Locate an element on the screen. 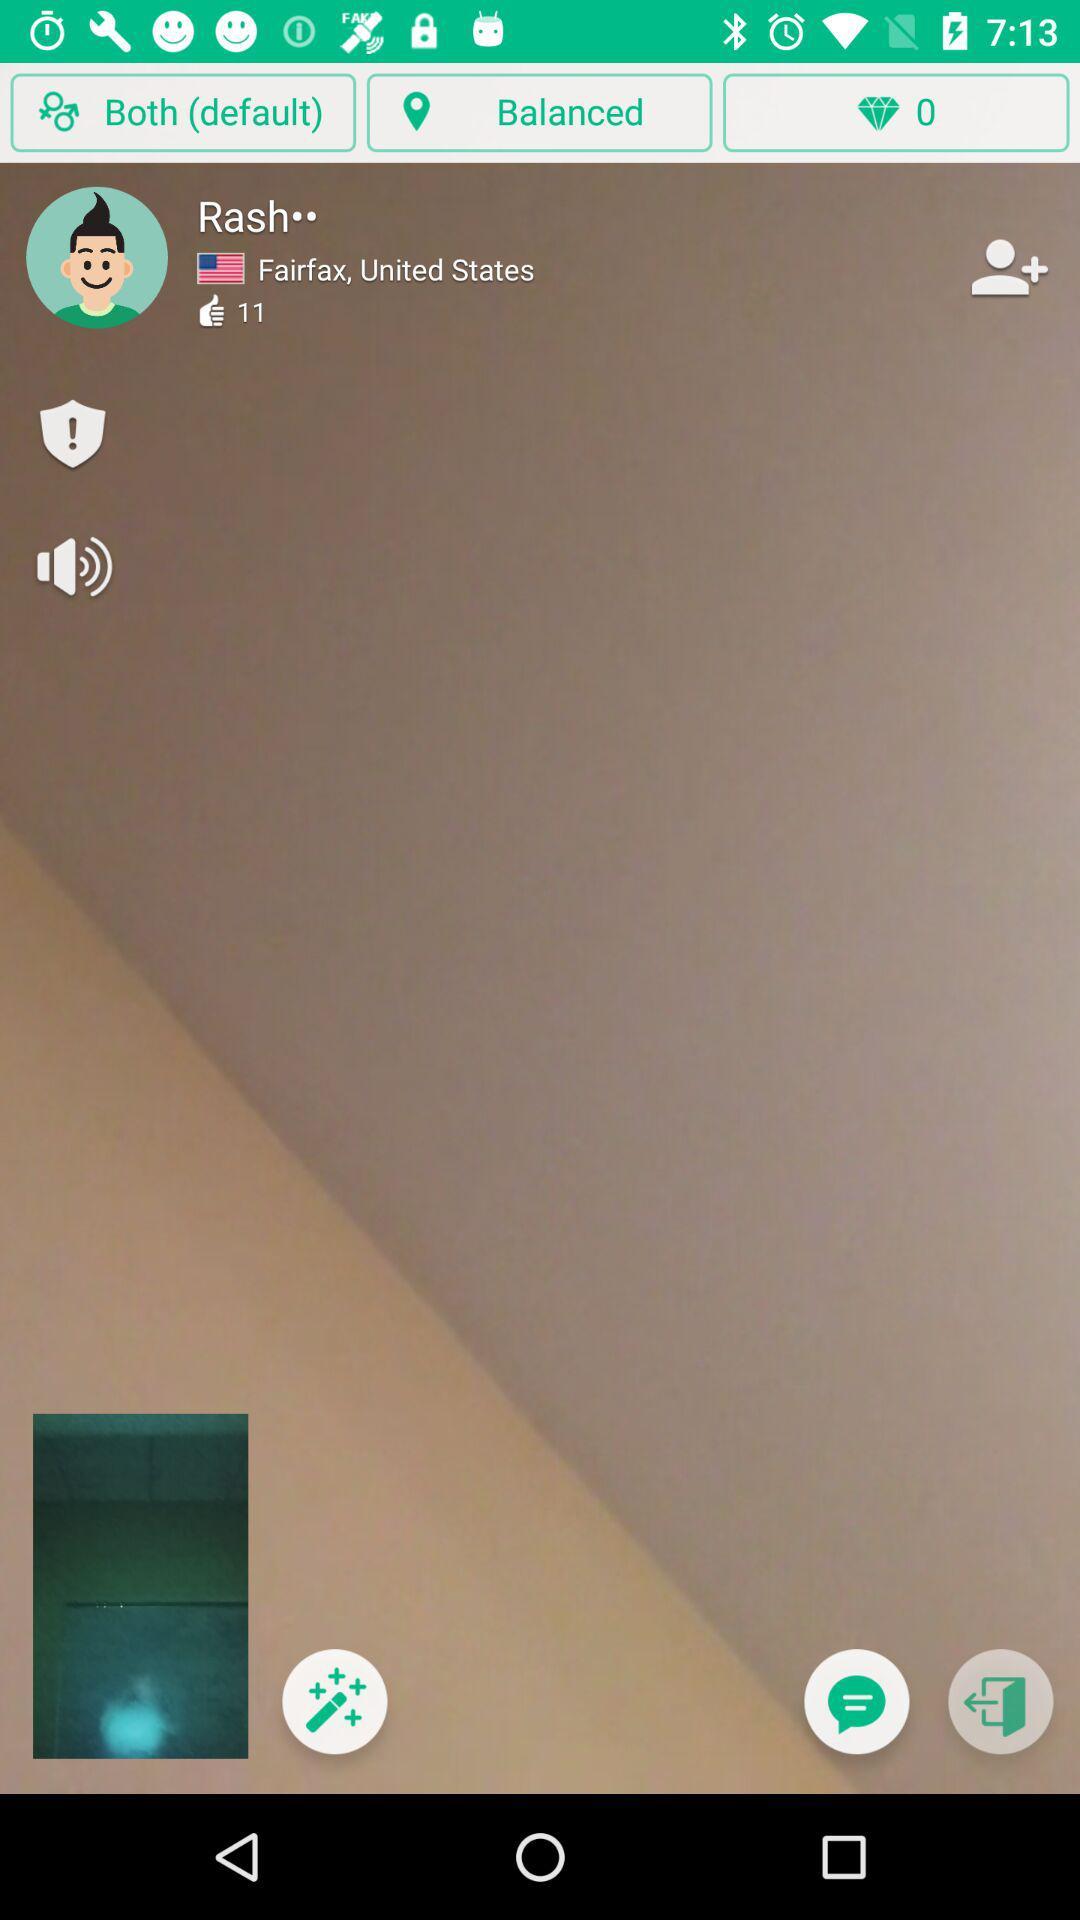 This screenshot has width=1080, height=1920. open user profile is located at coordinates (97, 256).